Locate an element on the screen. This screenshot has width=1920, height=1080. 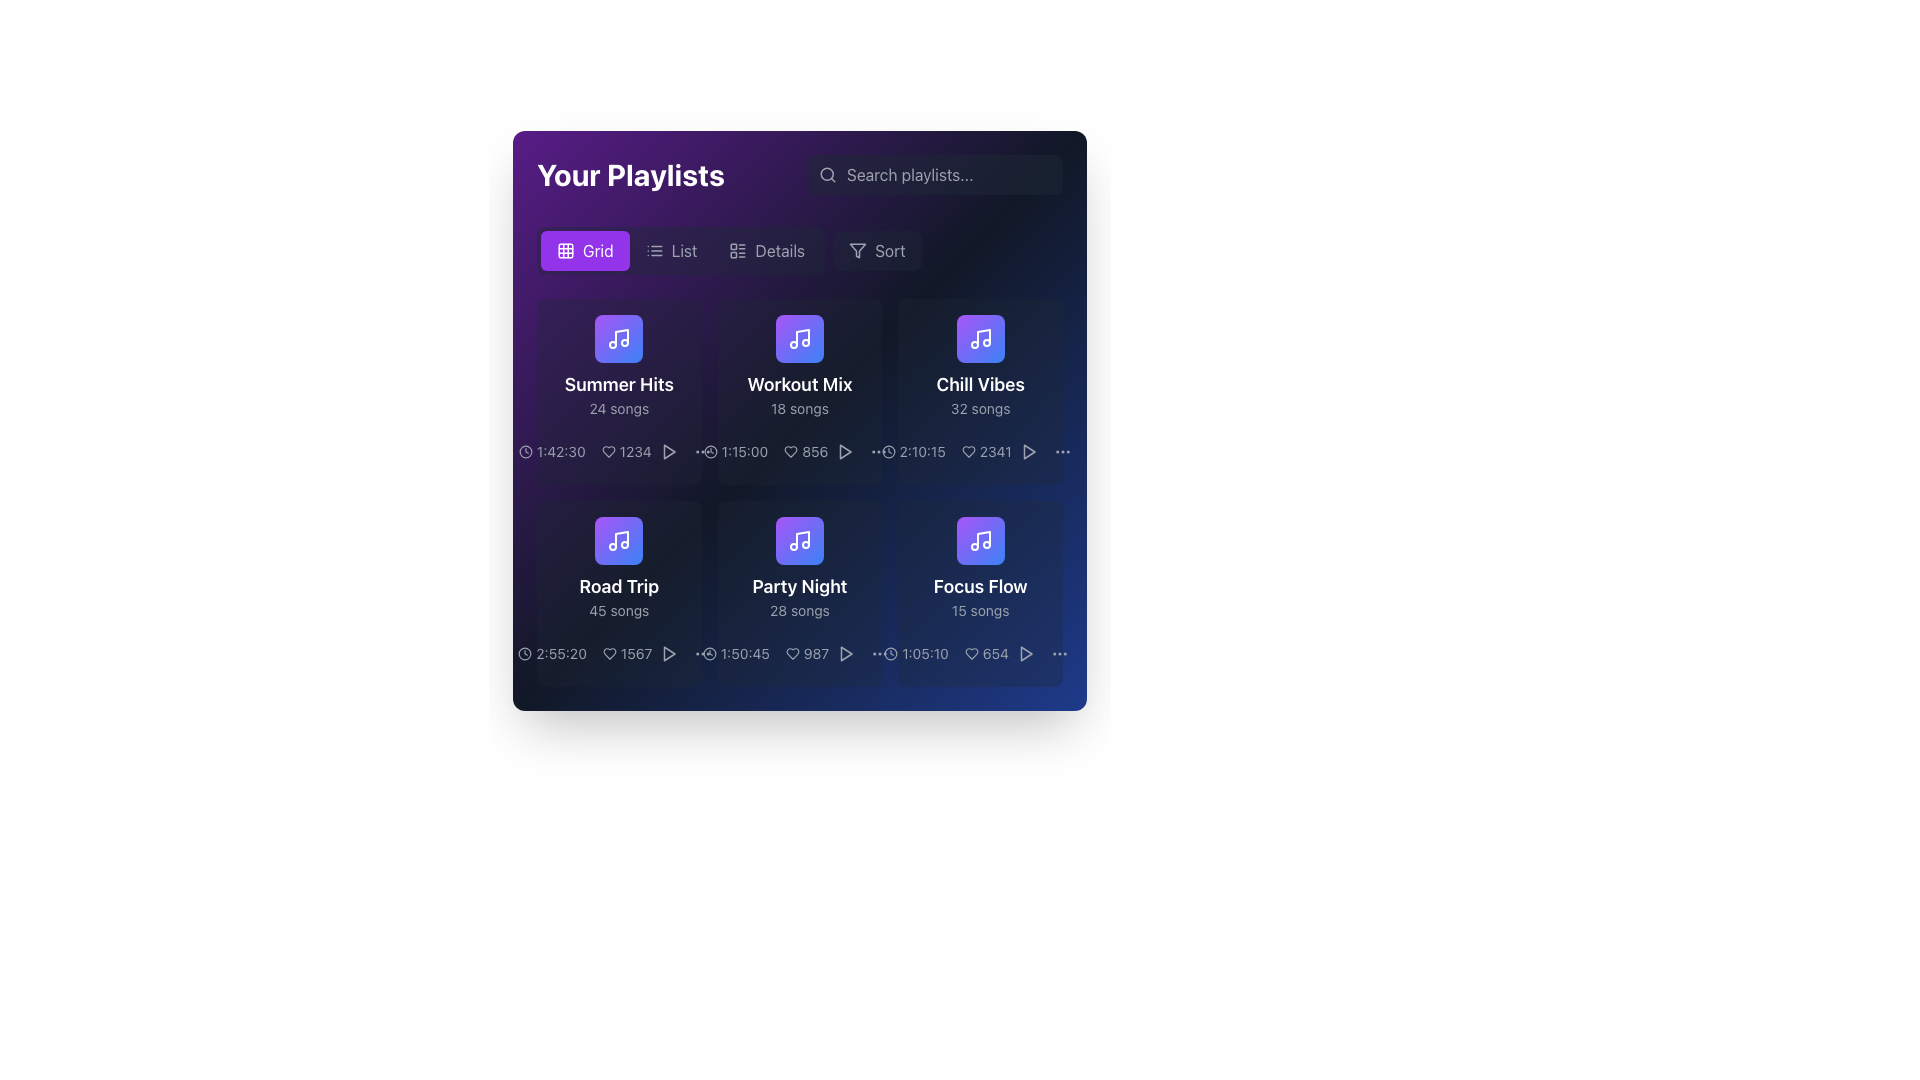
the circular graphical element of the magnifying glass icon located to the left of the search input field is located at coordinates (827, 173).